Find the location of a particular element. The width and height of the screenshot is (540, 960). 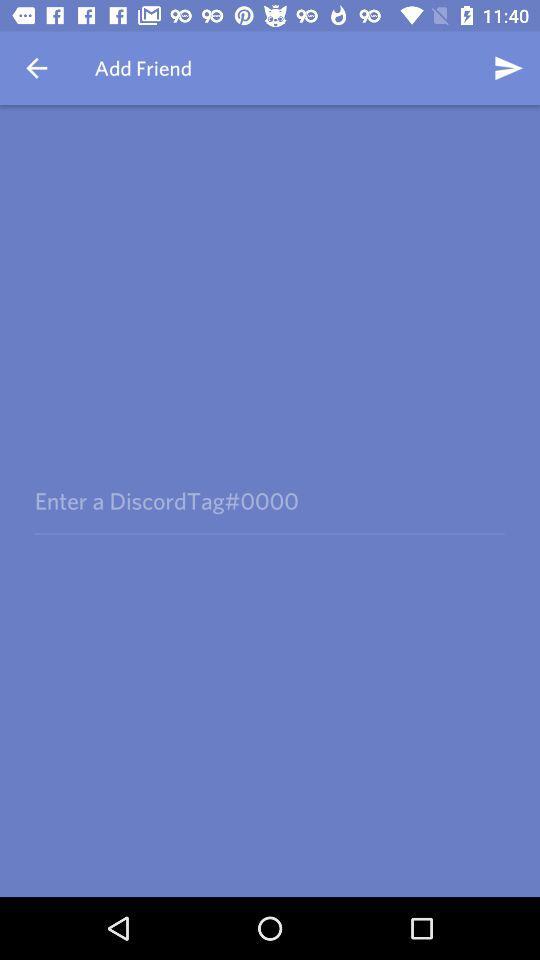

icon at the center is located at coordinates (269, 500).